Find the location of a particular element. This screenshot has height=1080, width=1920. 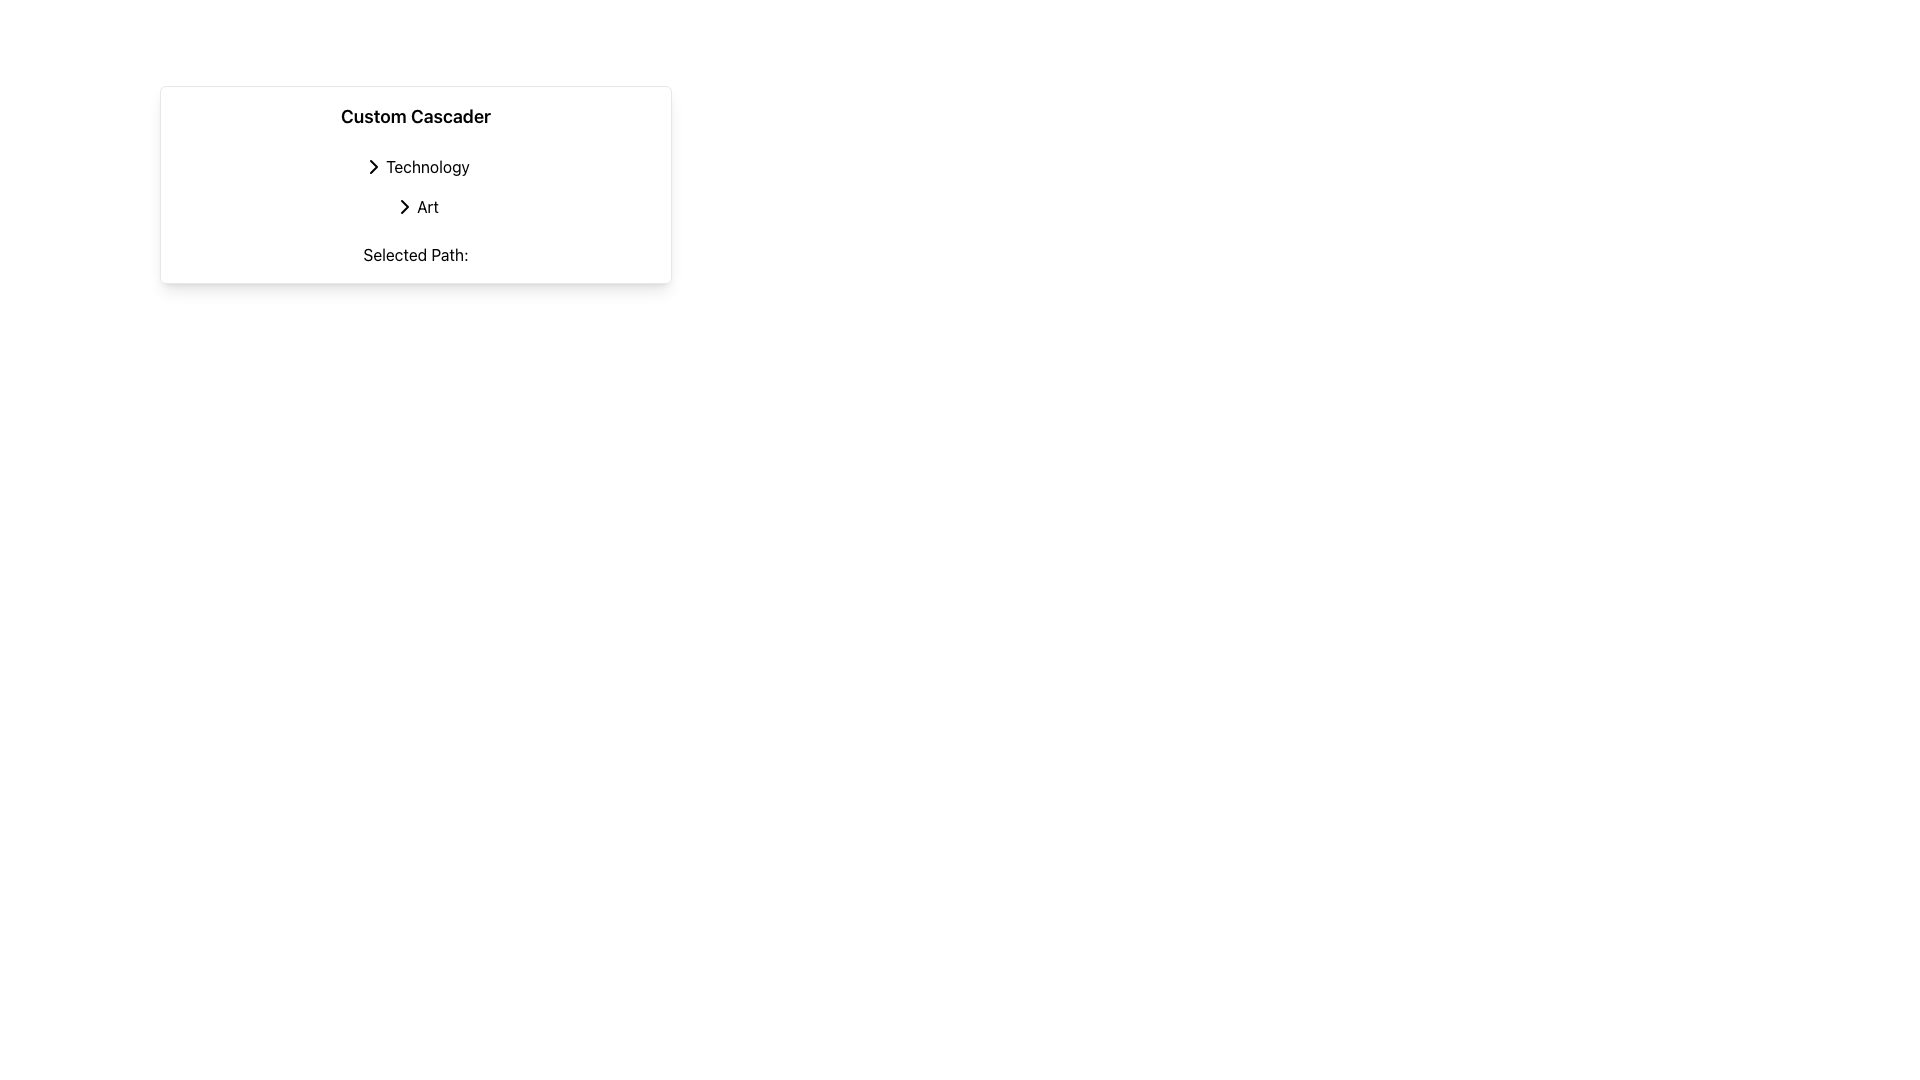

the right-pointing chevron icon next to the 'Art.' label is located at coordinates (404, 207).